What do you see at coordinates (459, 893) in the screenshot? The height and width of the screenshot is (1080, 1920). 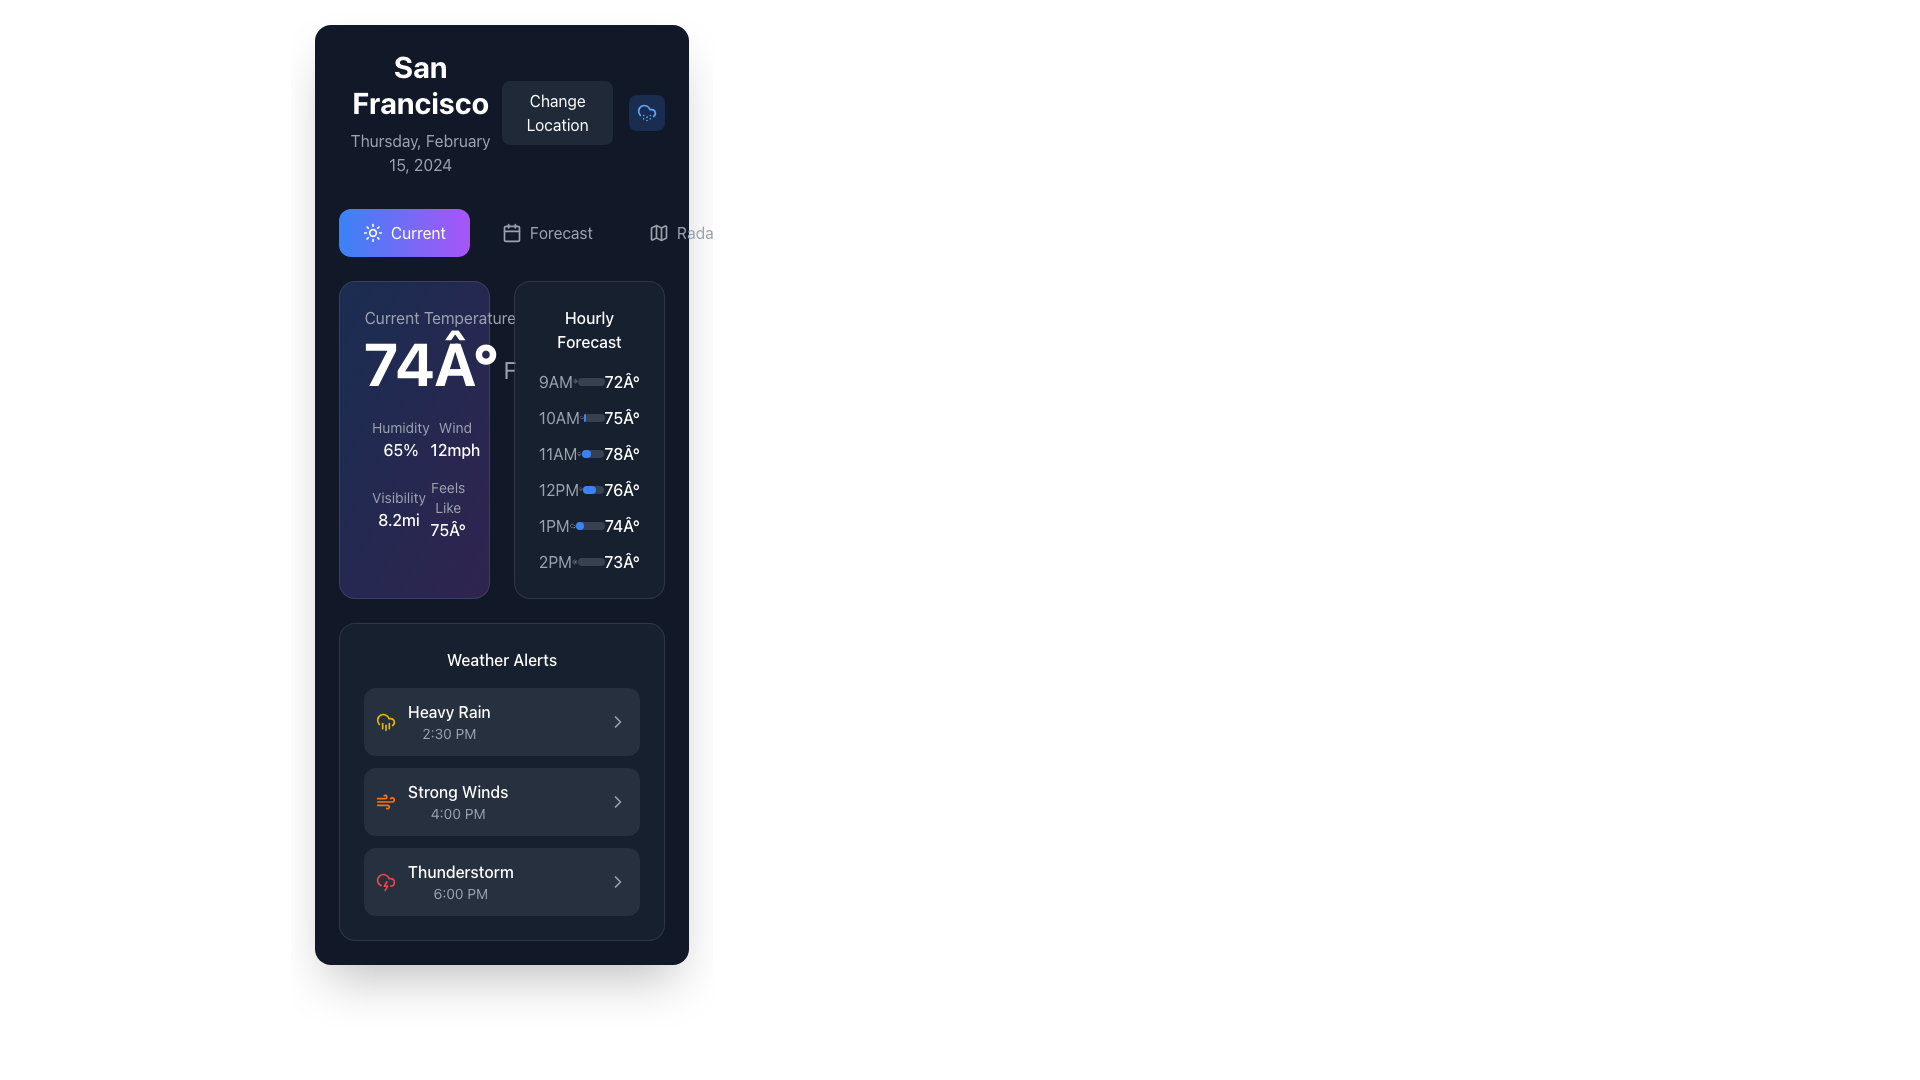 I see `the displayed time on the TextLabel showing '6:00 PM' under the 'Thunderstorm' label in the 'Weather Alerts' section` at bounding box center [459, 893].